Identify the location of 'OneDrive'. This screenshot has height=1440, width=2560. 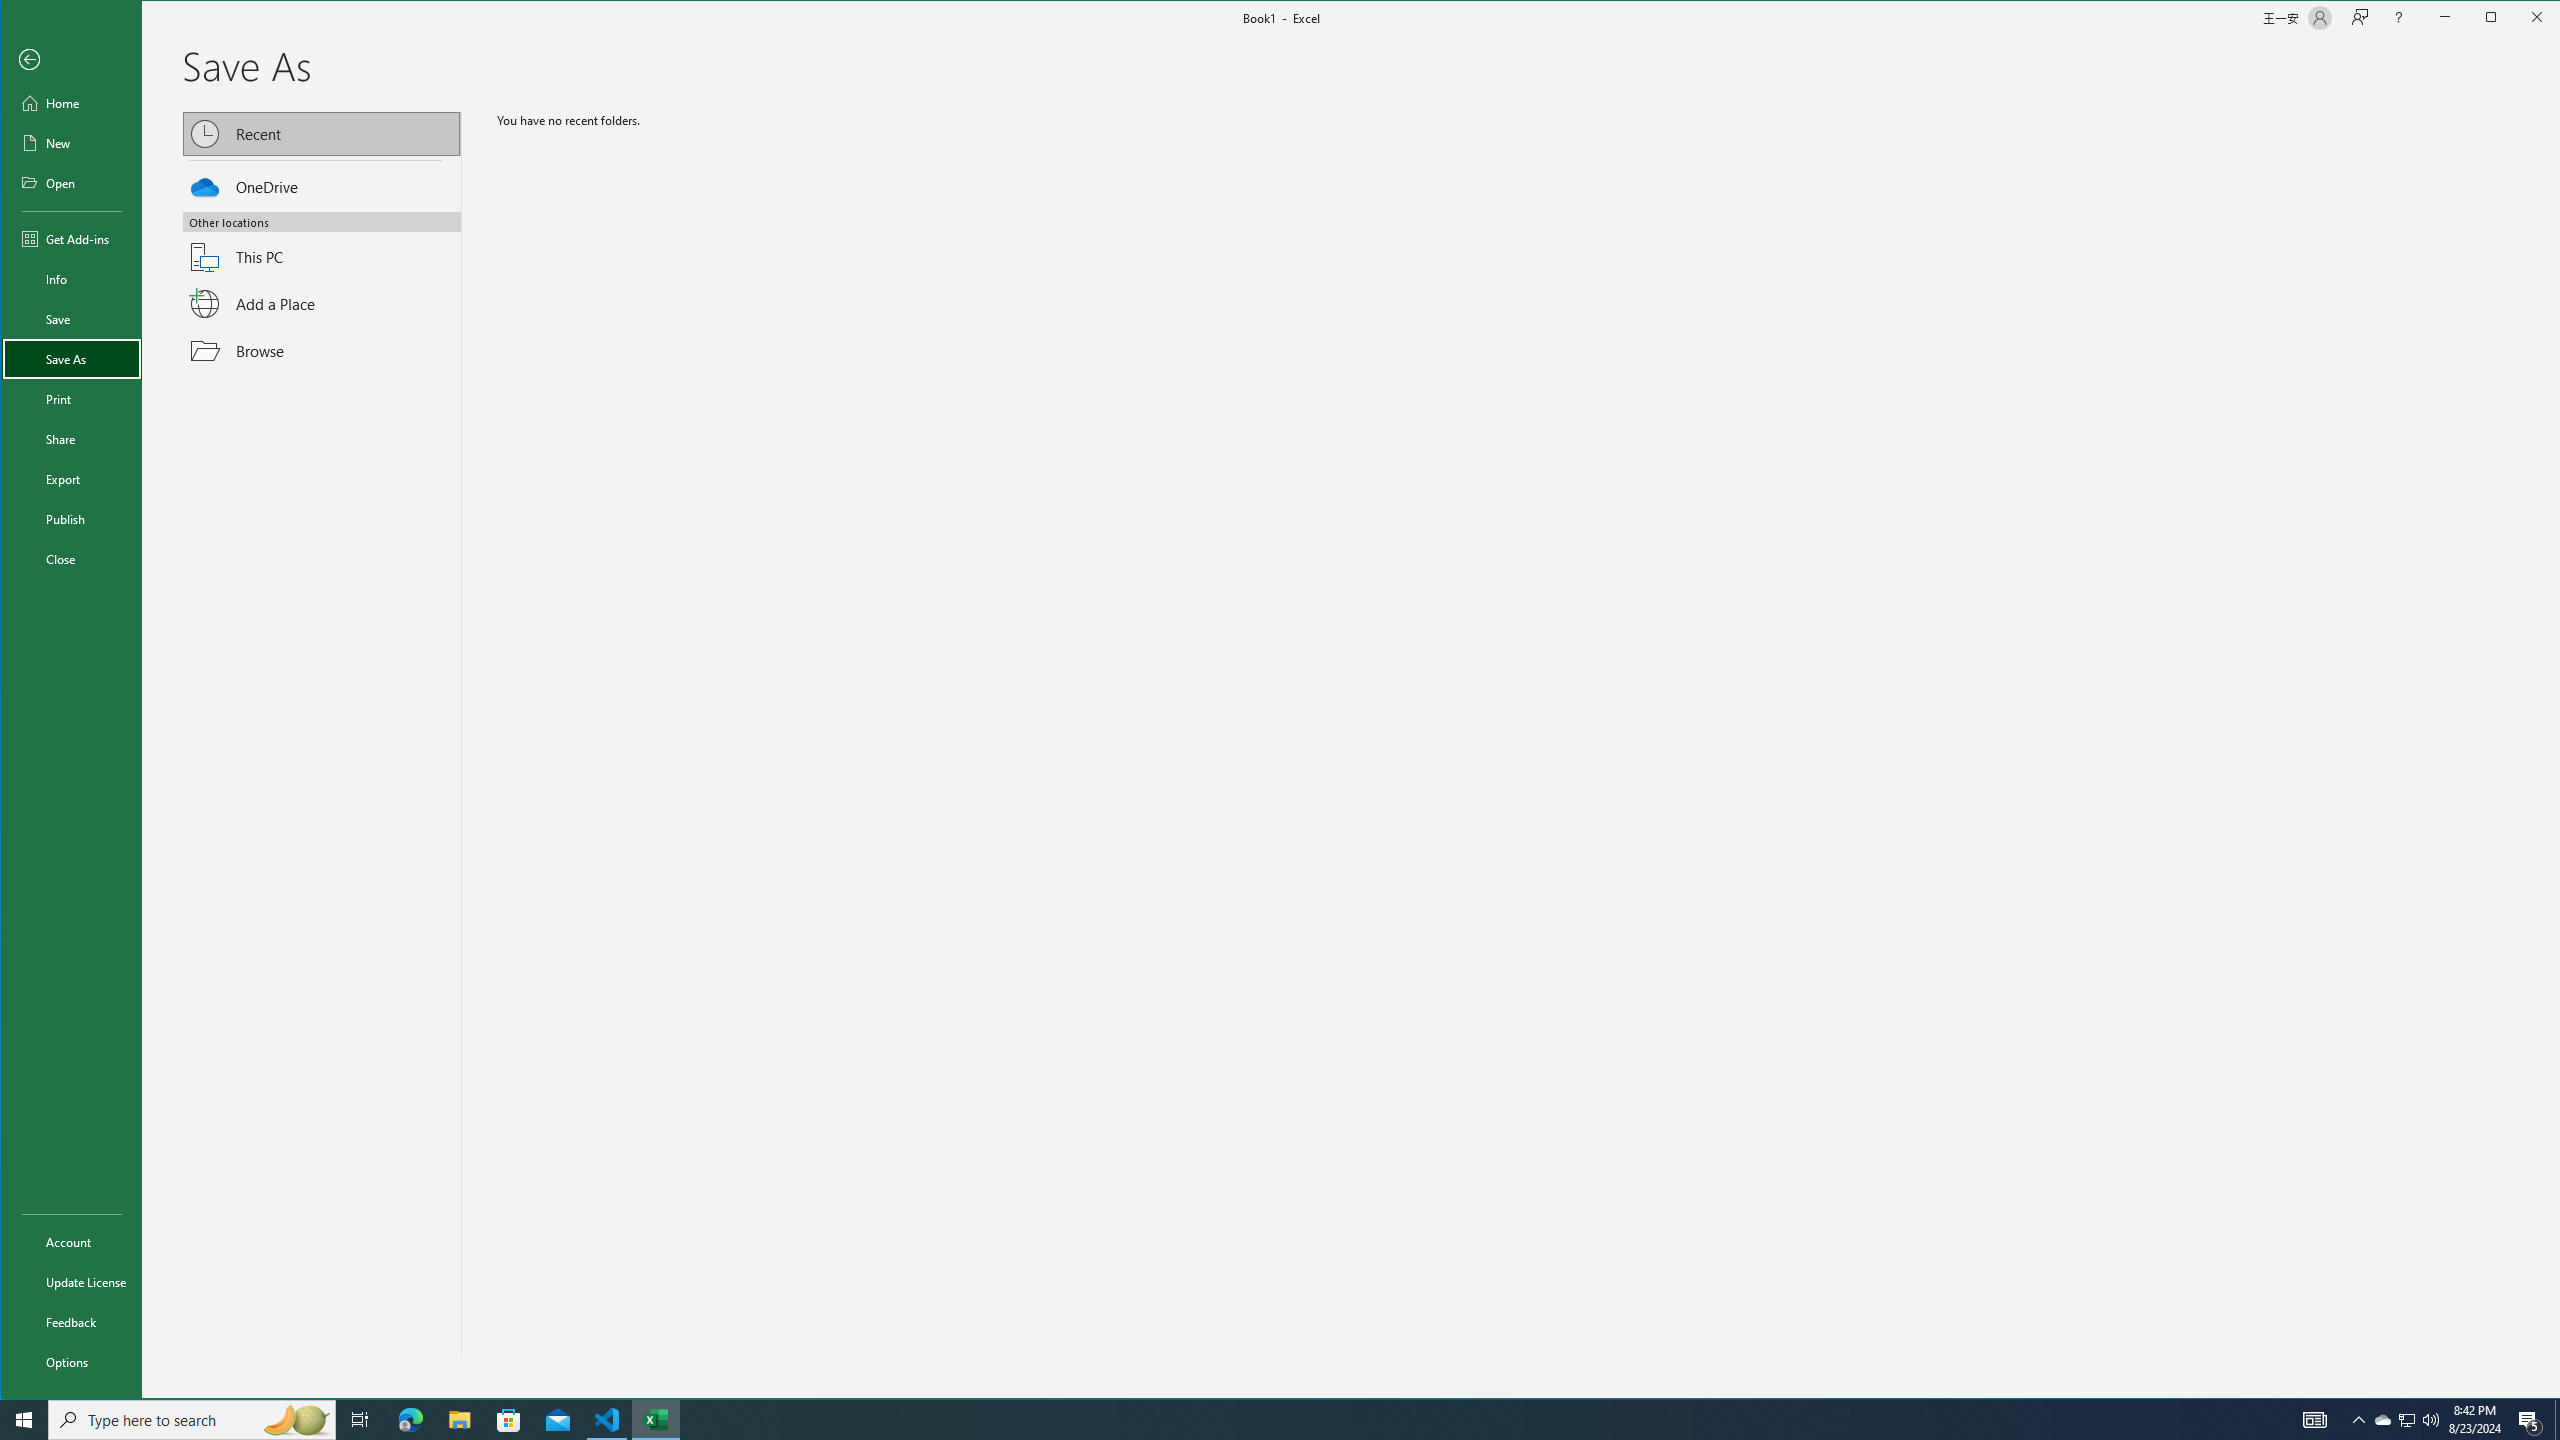
(321, 133).